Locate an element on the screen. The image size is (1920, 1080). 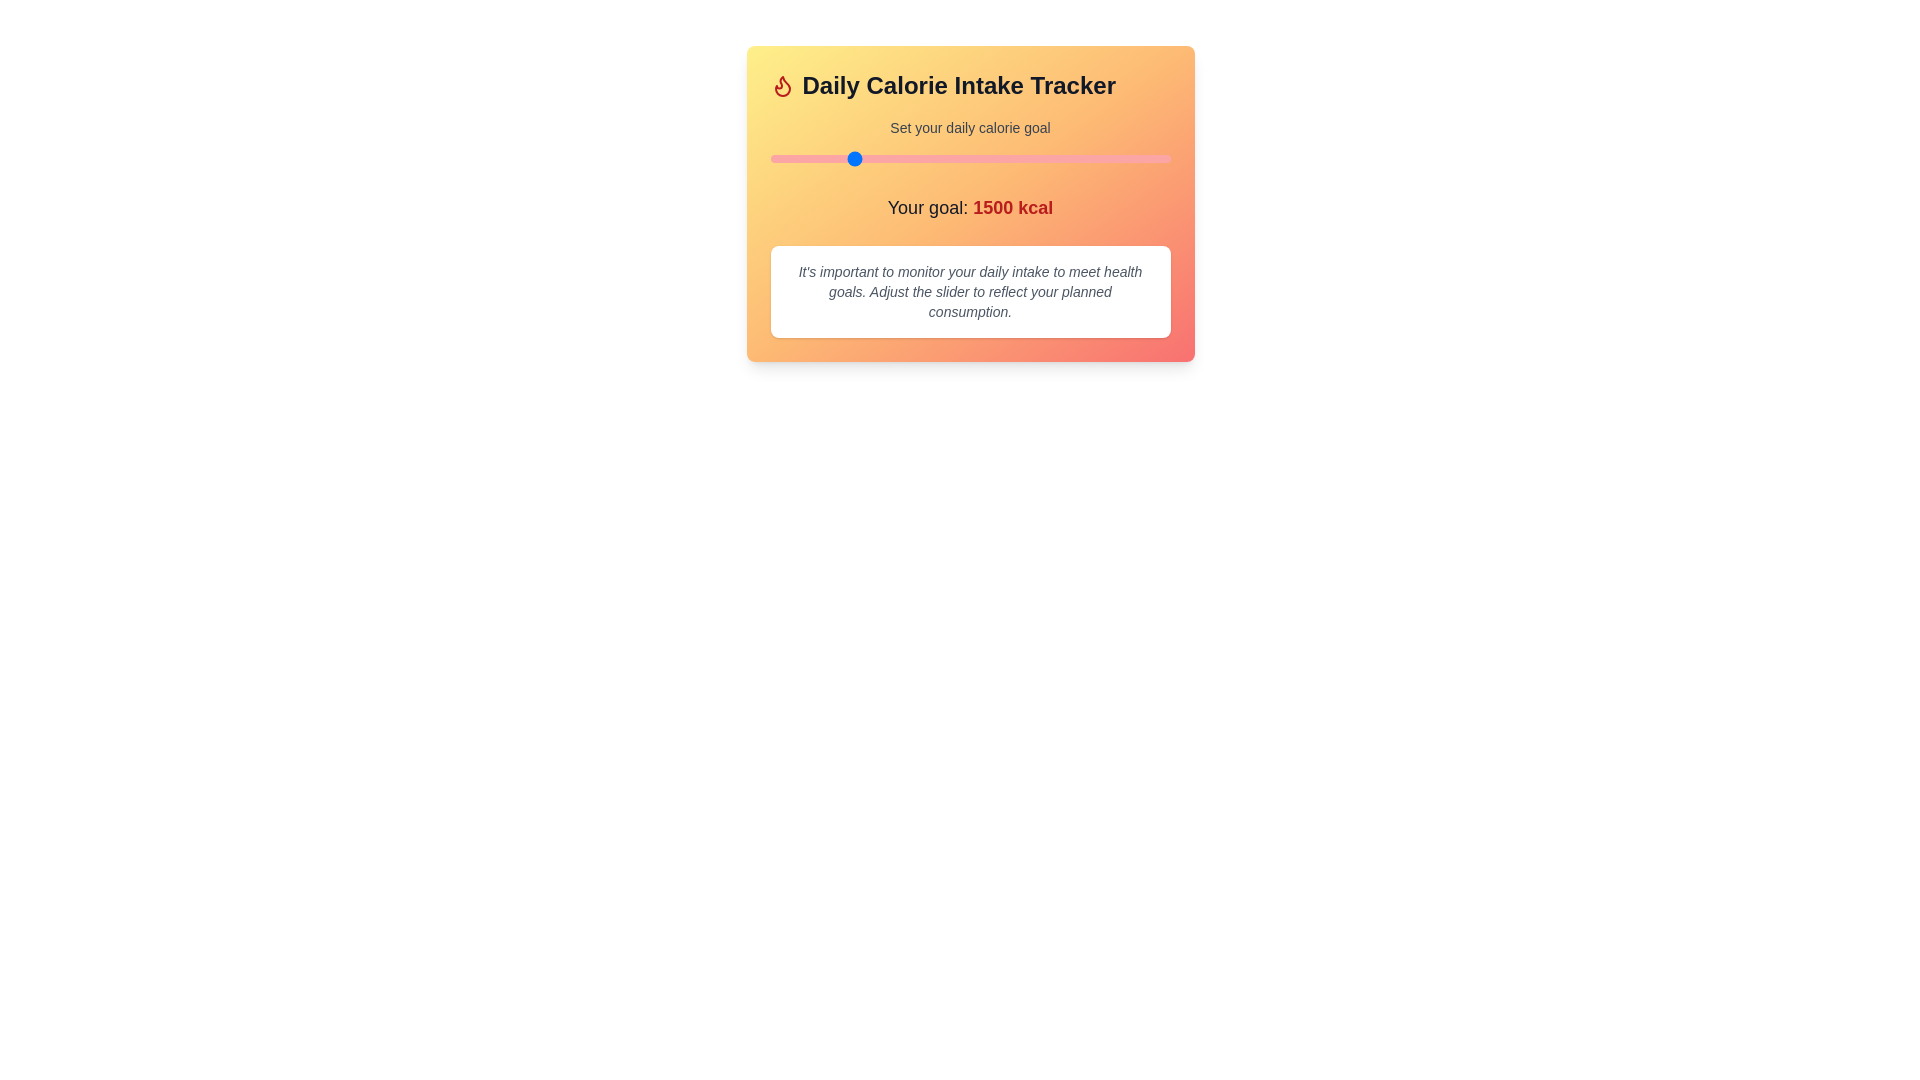
the calorie goal slider to a value of 1197 is located at coordinates (801, 157).